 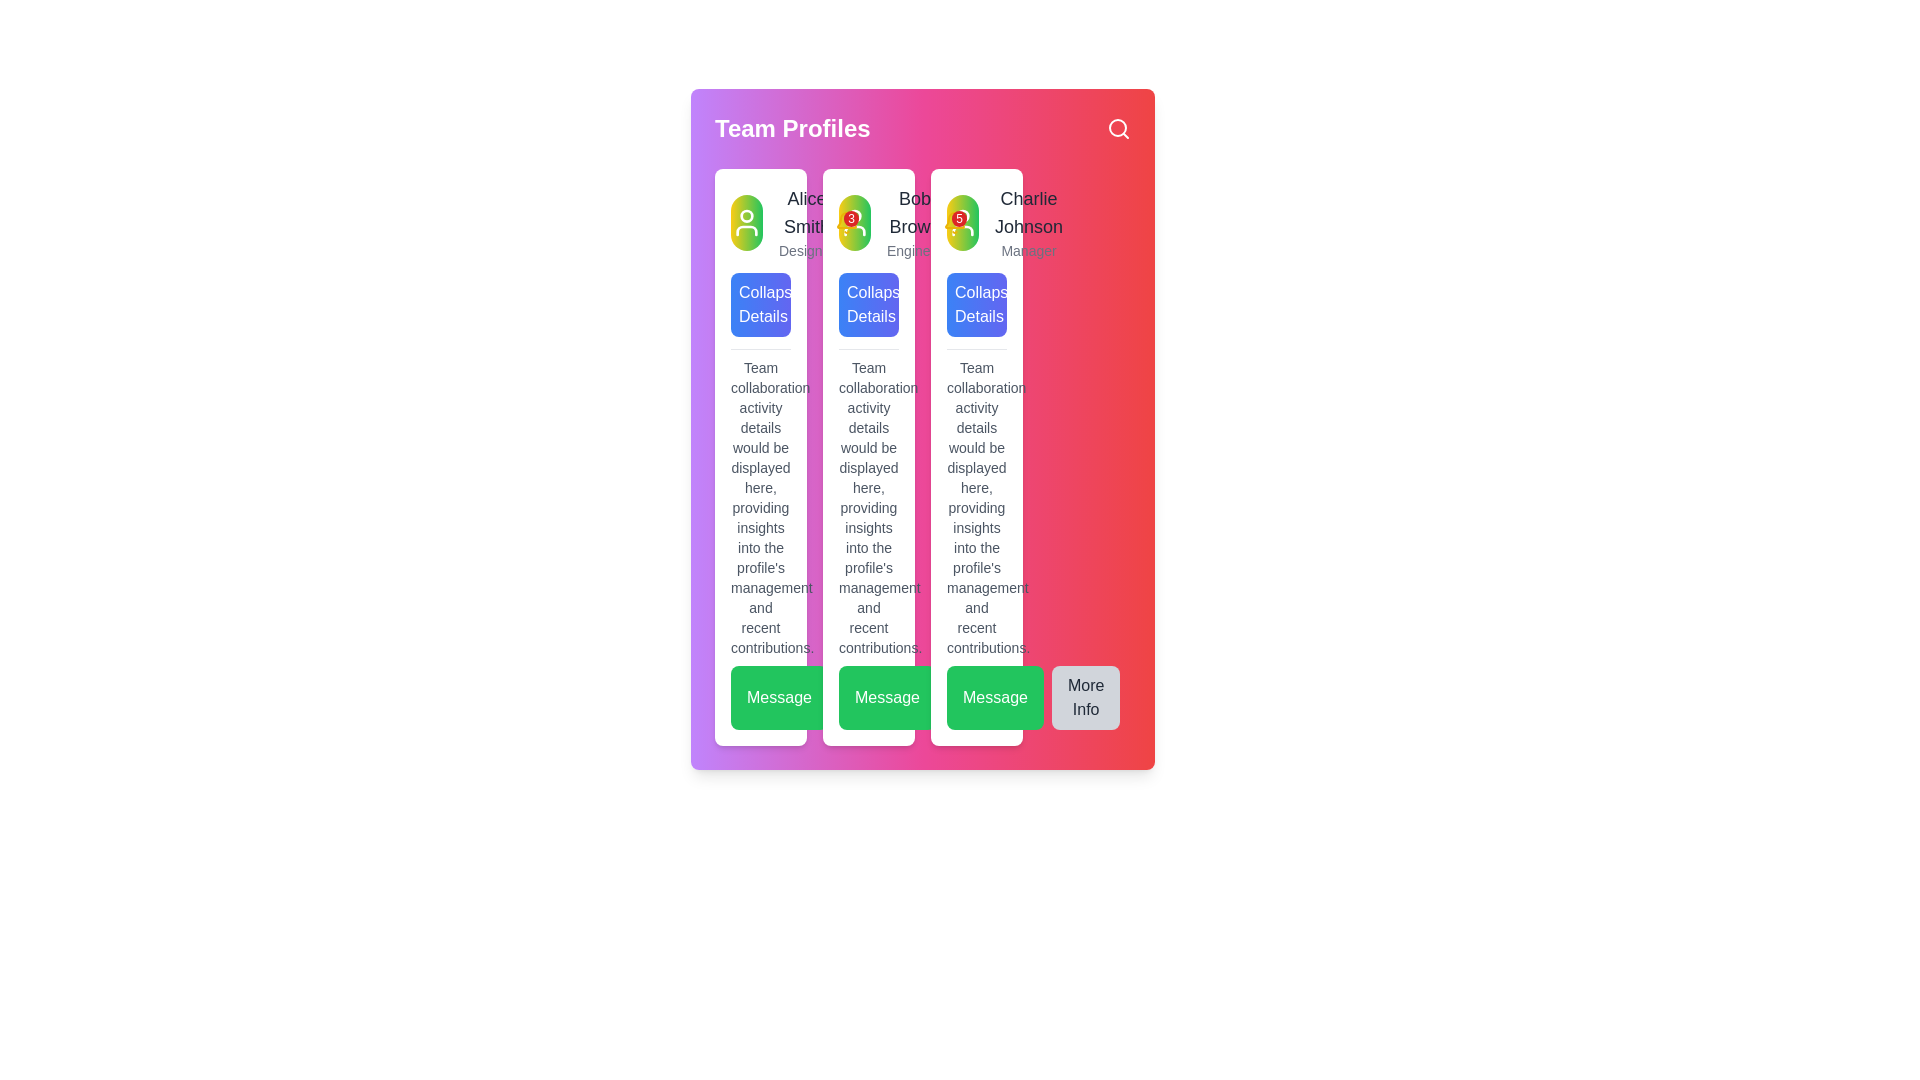 I want to click on the 'Team Profiles' text label which serves as a section title or header for team member profiles, so click(x=791, y=128).